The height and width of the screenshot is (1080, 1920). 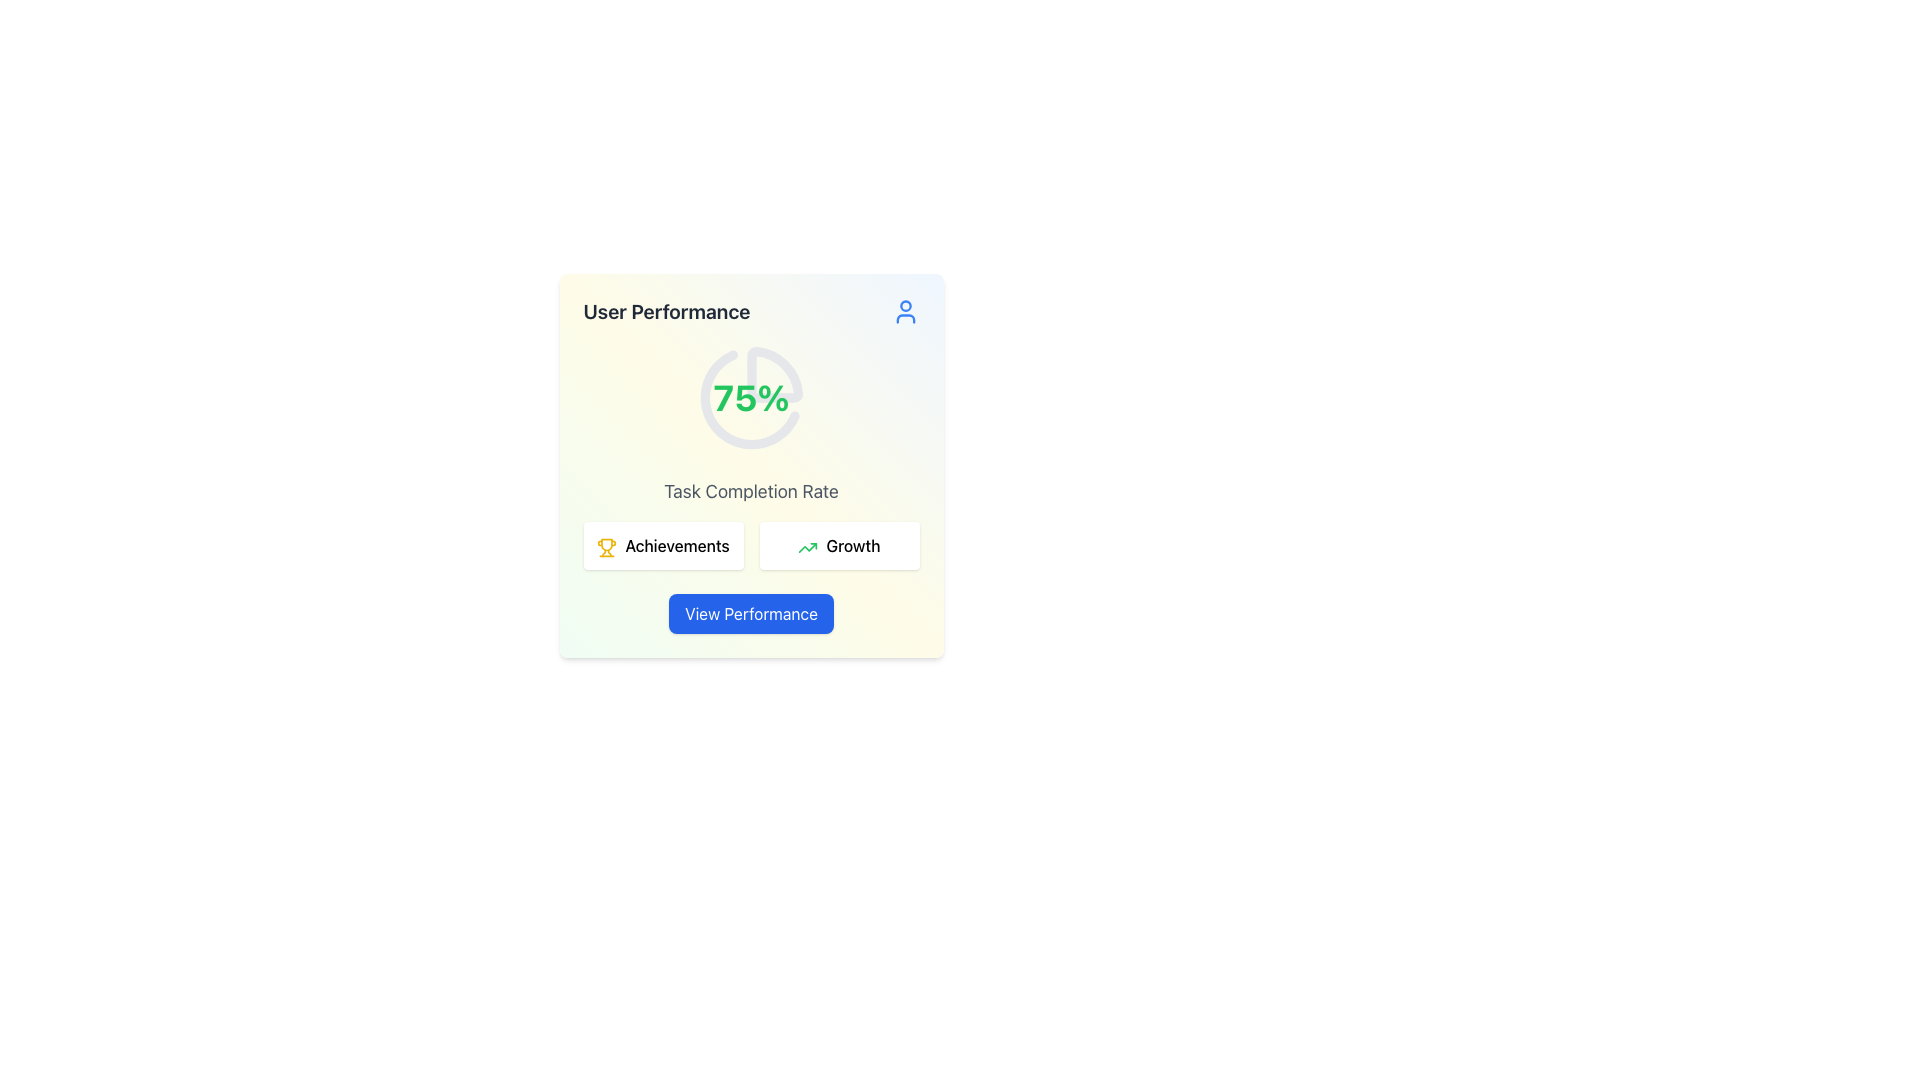 I want to click on the second card in the user performance dashboard that signifies growth metrics, located to the right of the 'Achievements' card, so click(x=839, y=546).